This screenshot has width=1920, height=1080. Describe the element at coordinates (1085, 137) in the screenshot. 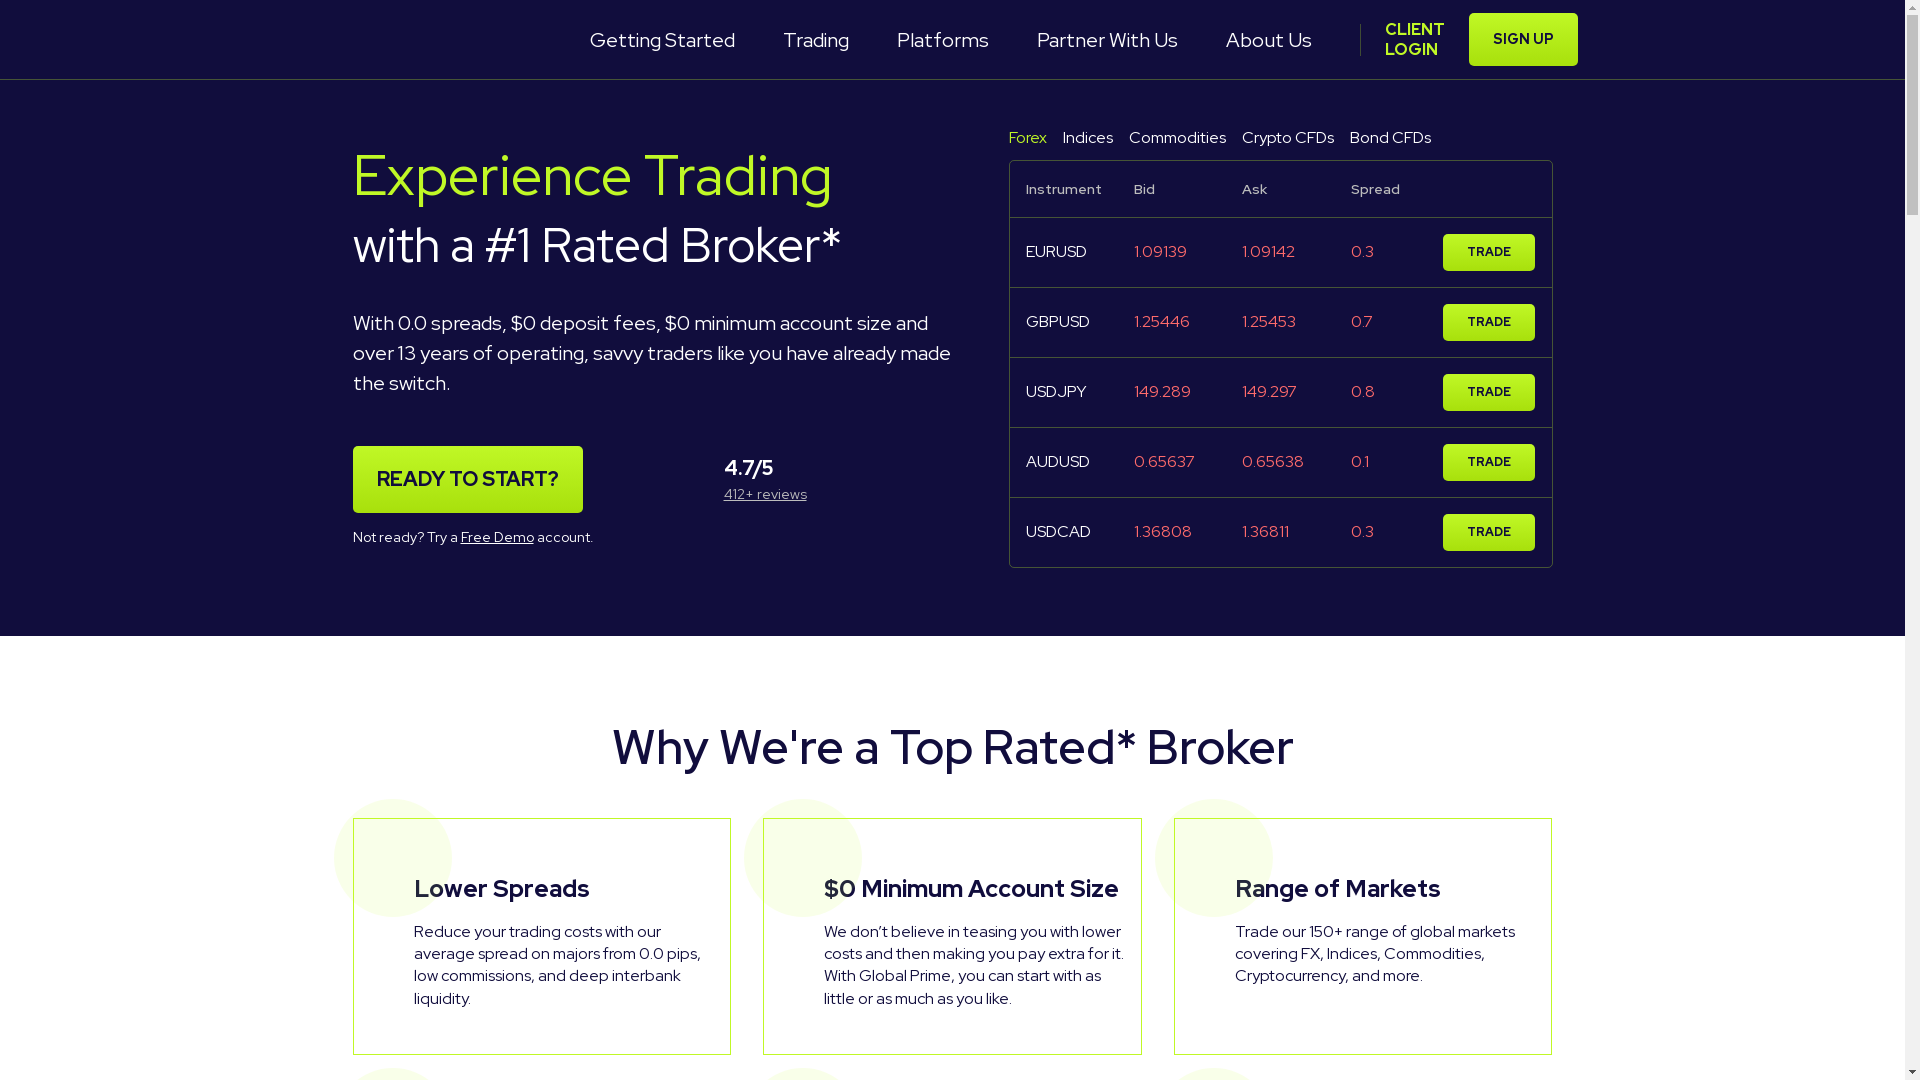

I see `'Indices'` at that location.